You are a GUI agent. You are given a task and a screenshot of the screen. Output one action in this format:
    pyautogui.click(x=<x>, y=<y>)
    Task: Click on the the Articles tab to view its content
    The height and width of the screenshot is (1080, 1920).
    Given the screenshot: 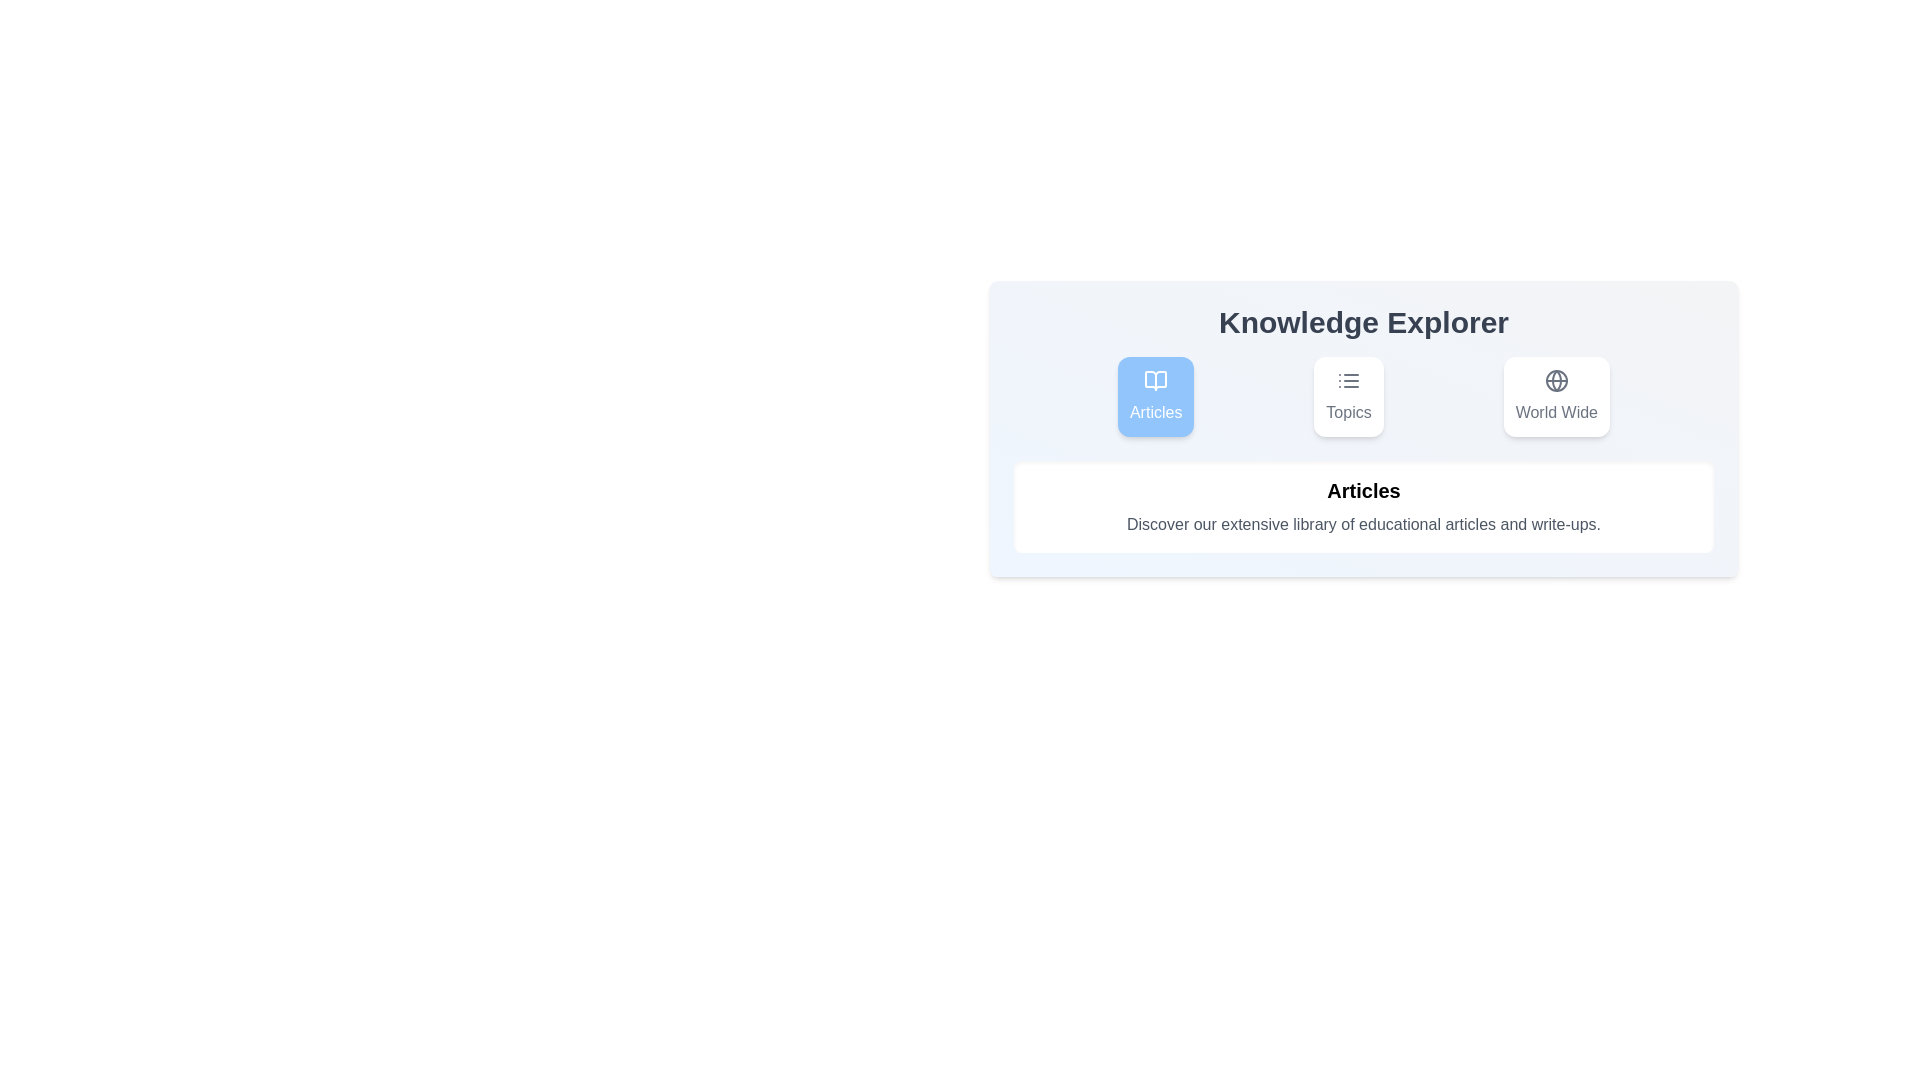 What is the action you would take?
    pyautogui.click(x=1156, y=397)
    